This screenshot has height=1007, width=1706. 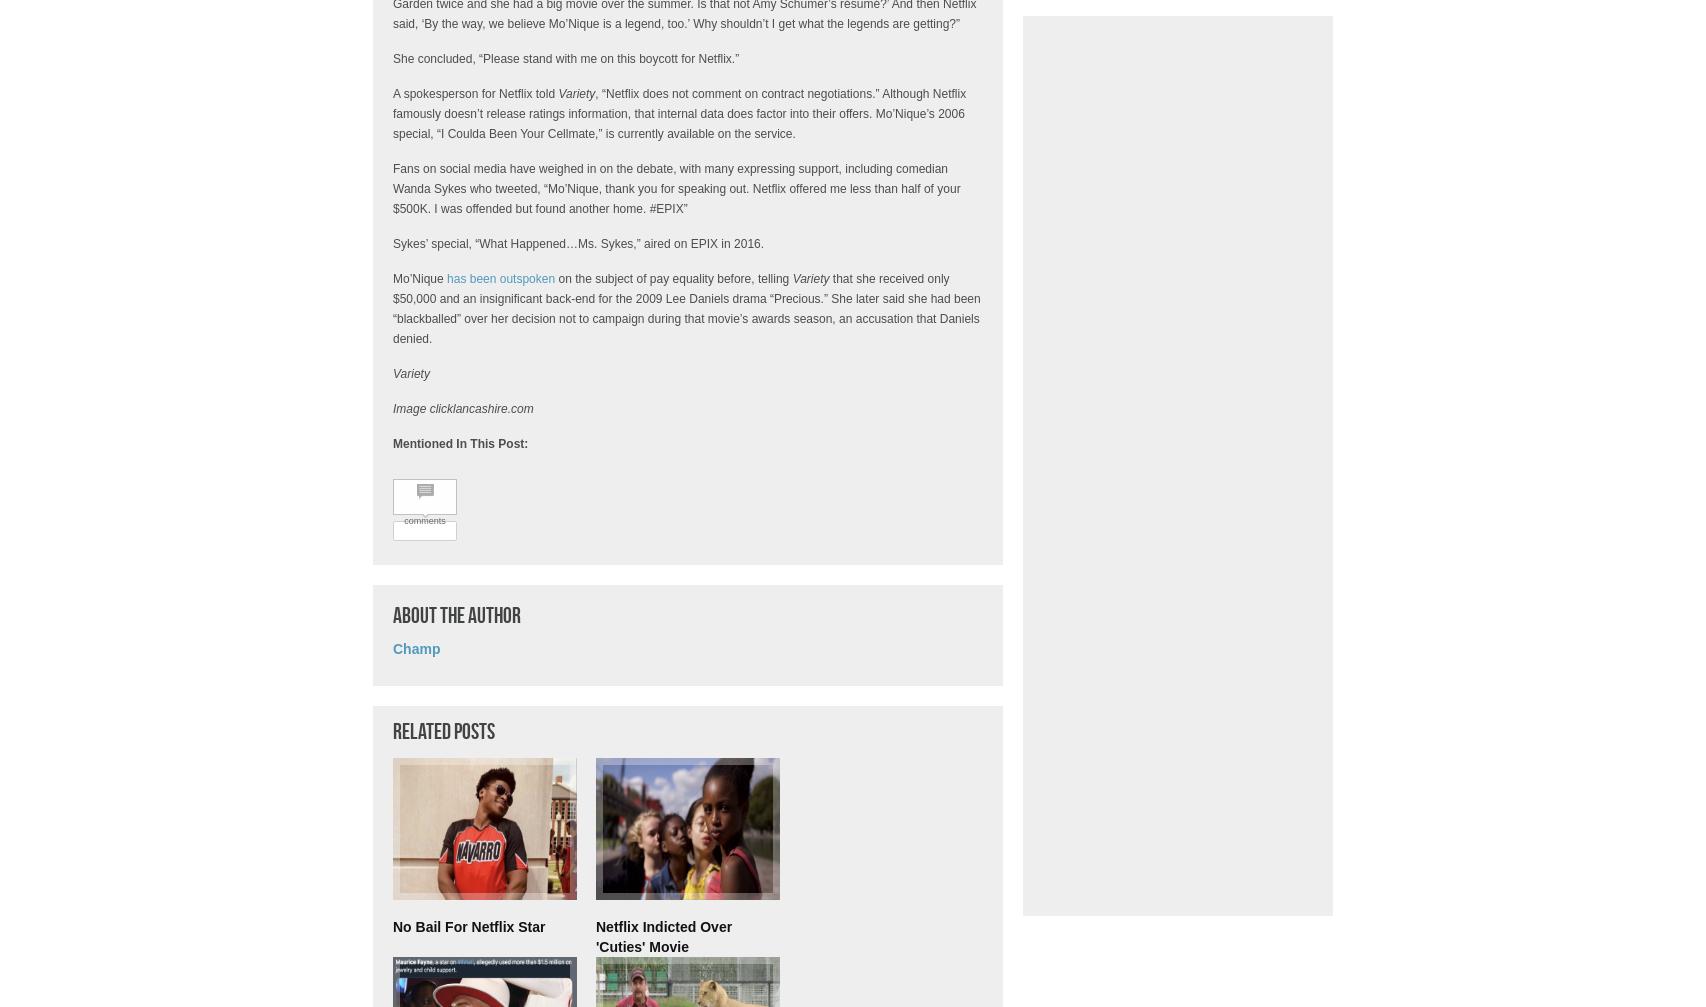 I want to click on 'comments', so click(x=424, y=520).